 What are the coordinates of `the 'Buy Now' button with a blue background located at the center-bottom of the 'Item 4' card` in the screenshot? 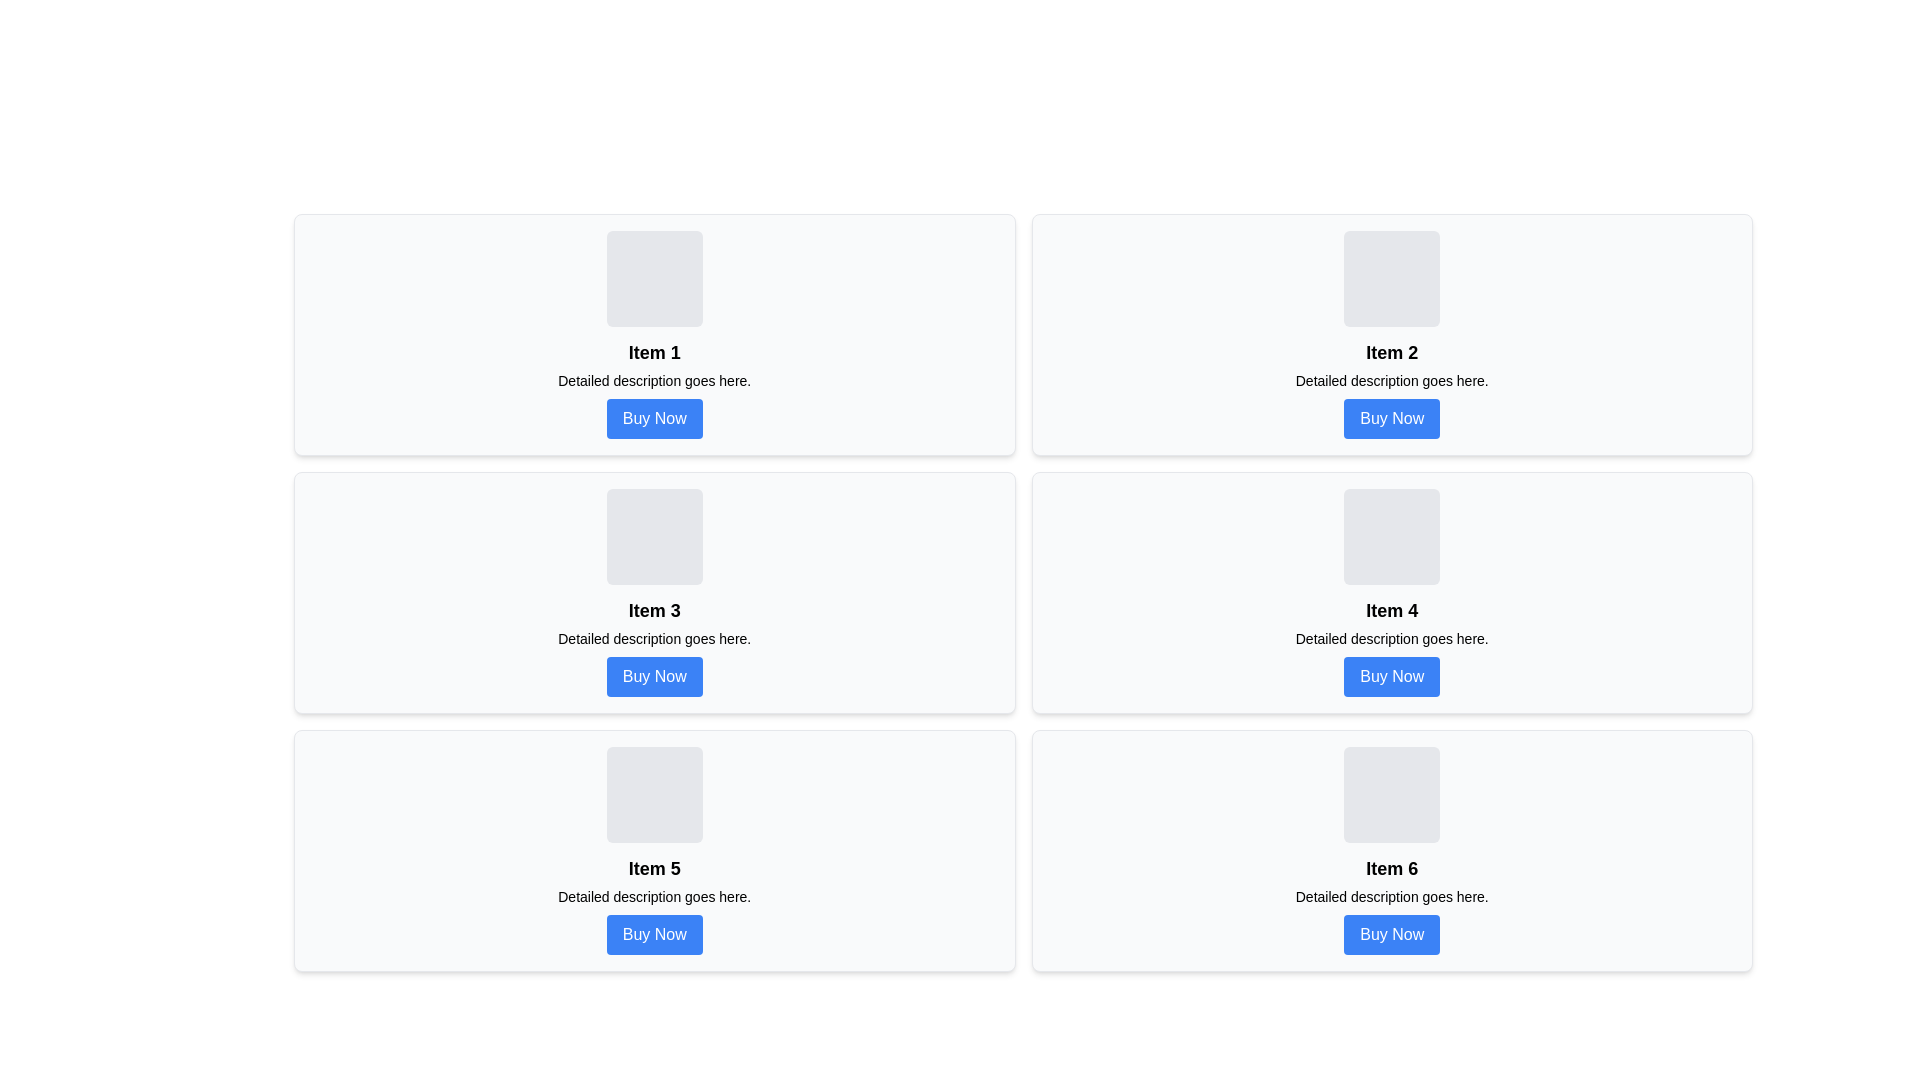 It's located at (1391, 676).